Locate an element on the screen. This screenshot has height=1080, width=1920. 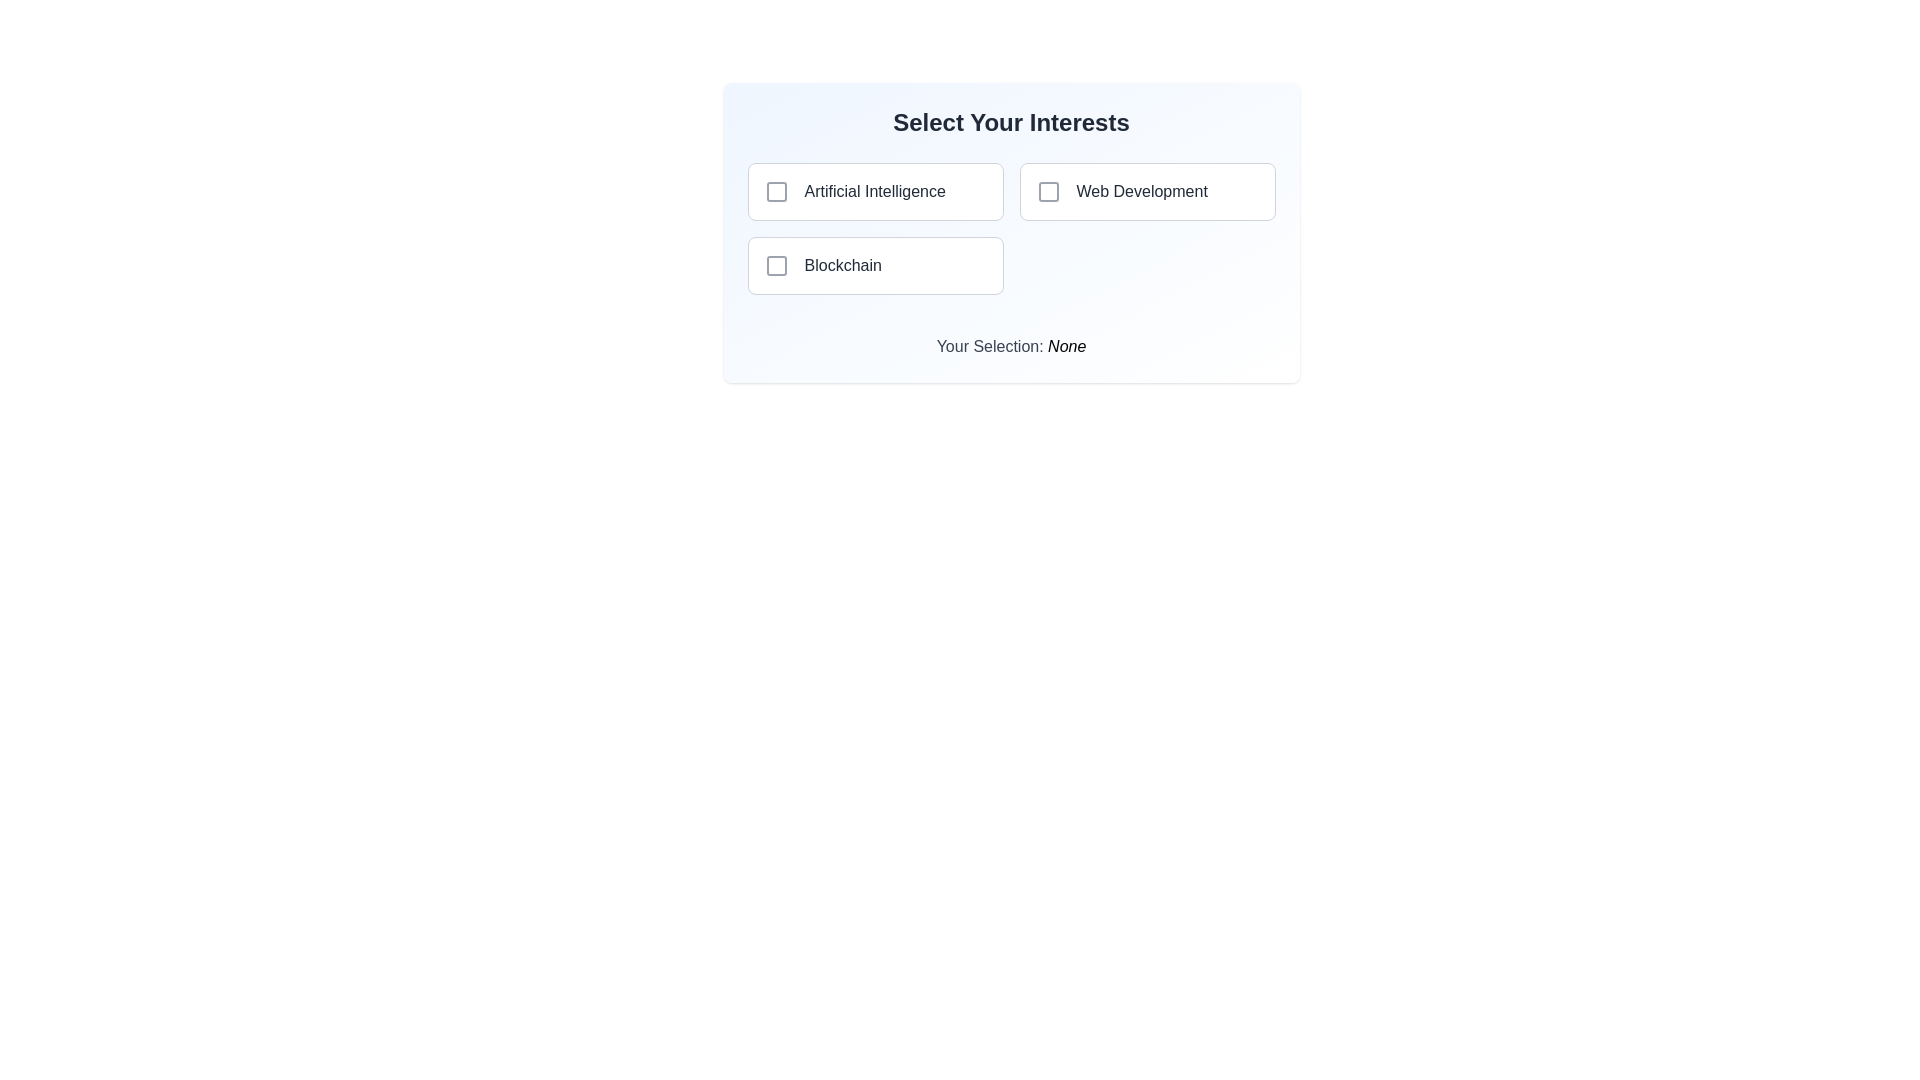
the text label displaying 'Your Selection:' with the value 'None' located at the bottom of the card component titled 'Select Your Interests' is located at coordinates (1011, 338).